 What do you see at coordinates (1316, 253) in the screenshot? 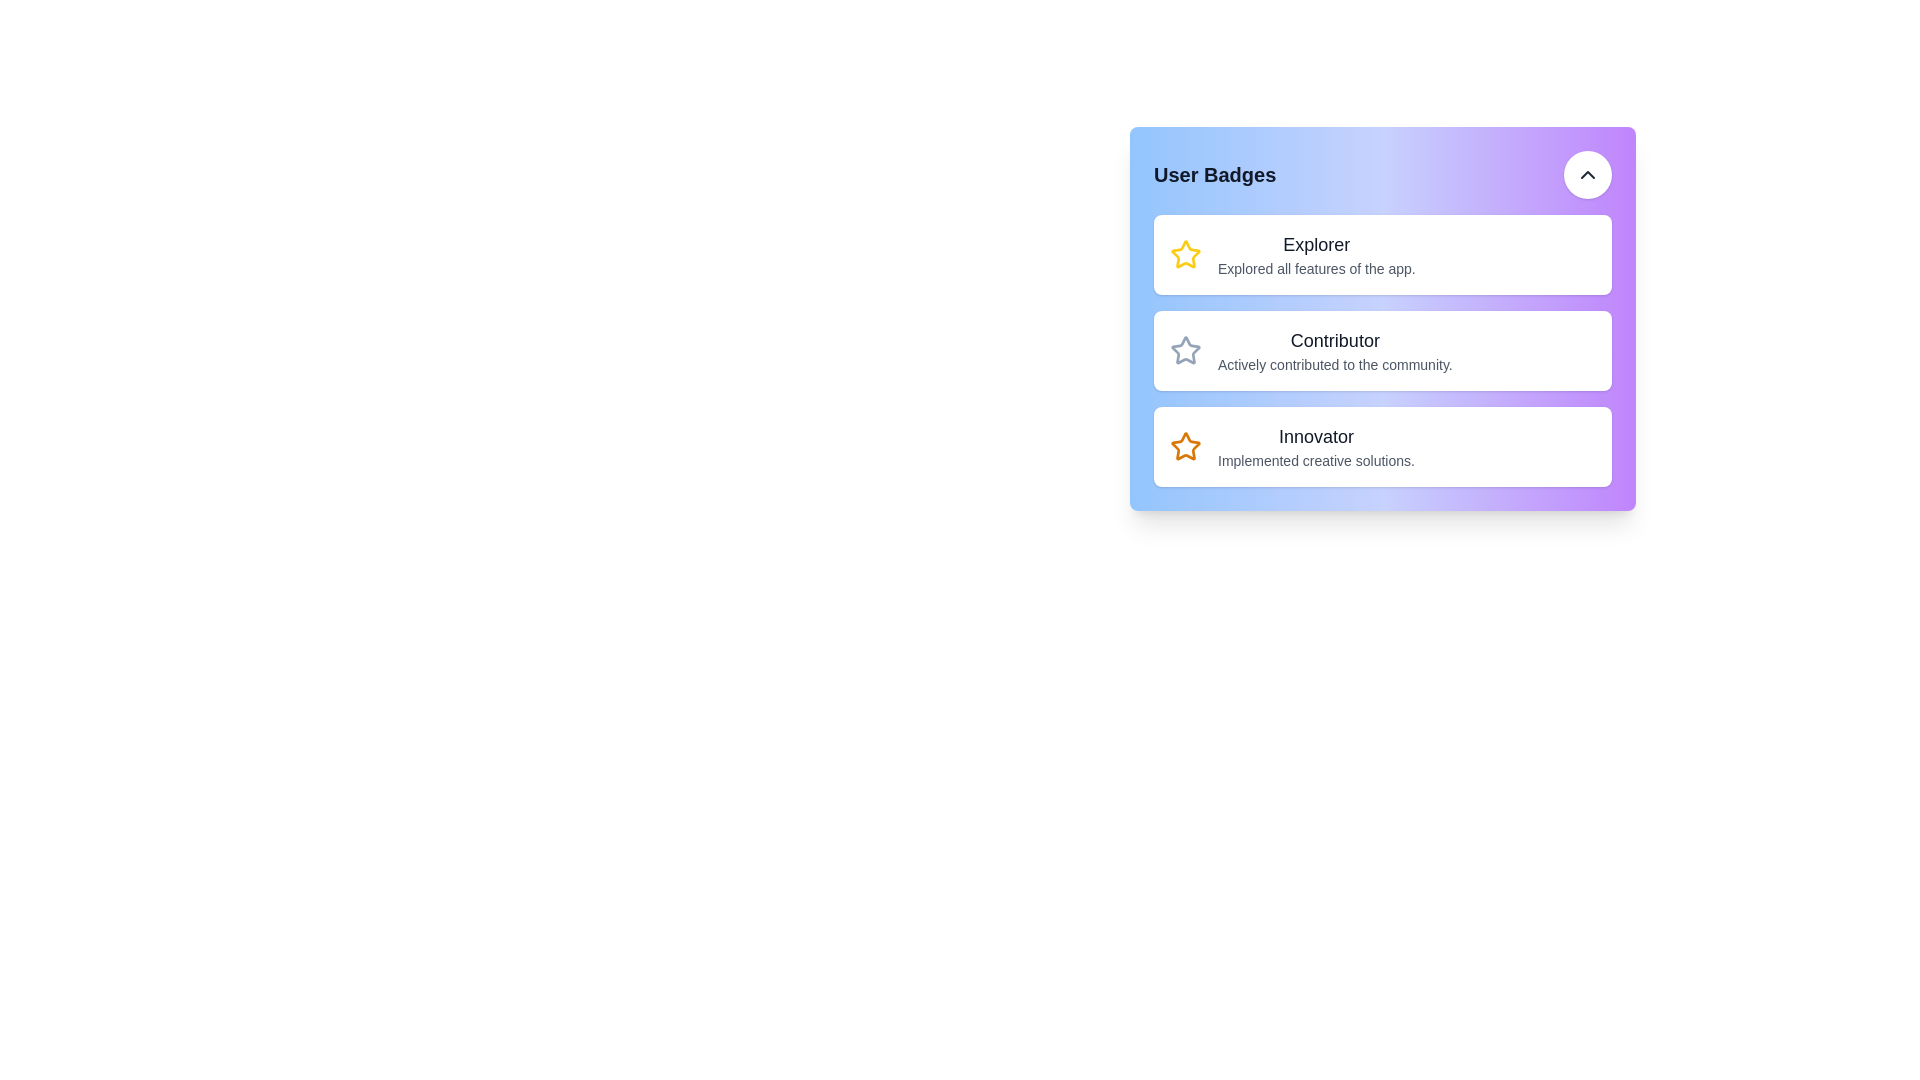
I see `the text block displaying 'Explorer' to trigger potential tooltips` at bounding box center [1316, 253].